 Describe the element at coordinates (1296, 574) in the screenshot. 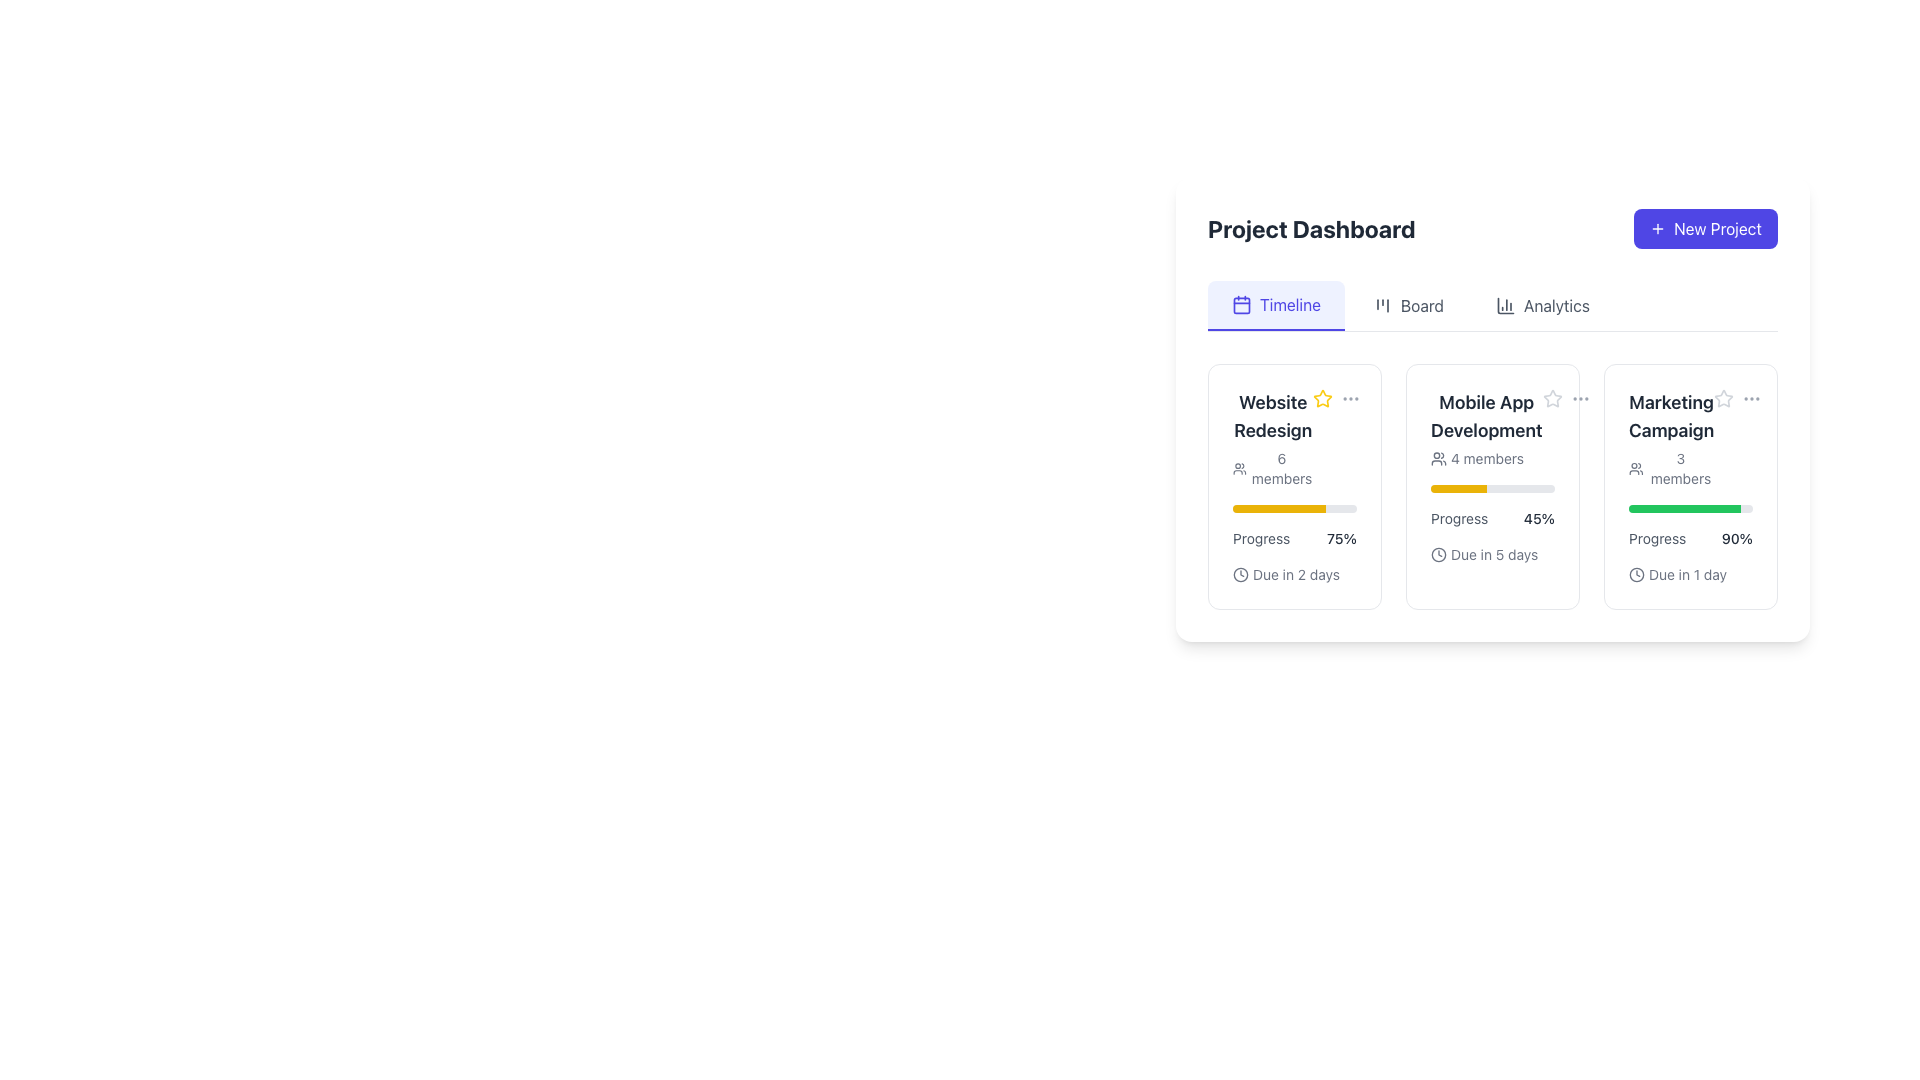

I see `text content of the 'Due in 2 days' label, which is a small gray text label located to the rightmost position next to a clock icon in the Project Dashboard` at that location.